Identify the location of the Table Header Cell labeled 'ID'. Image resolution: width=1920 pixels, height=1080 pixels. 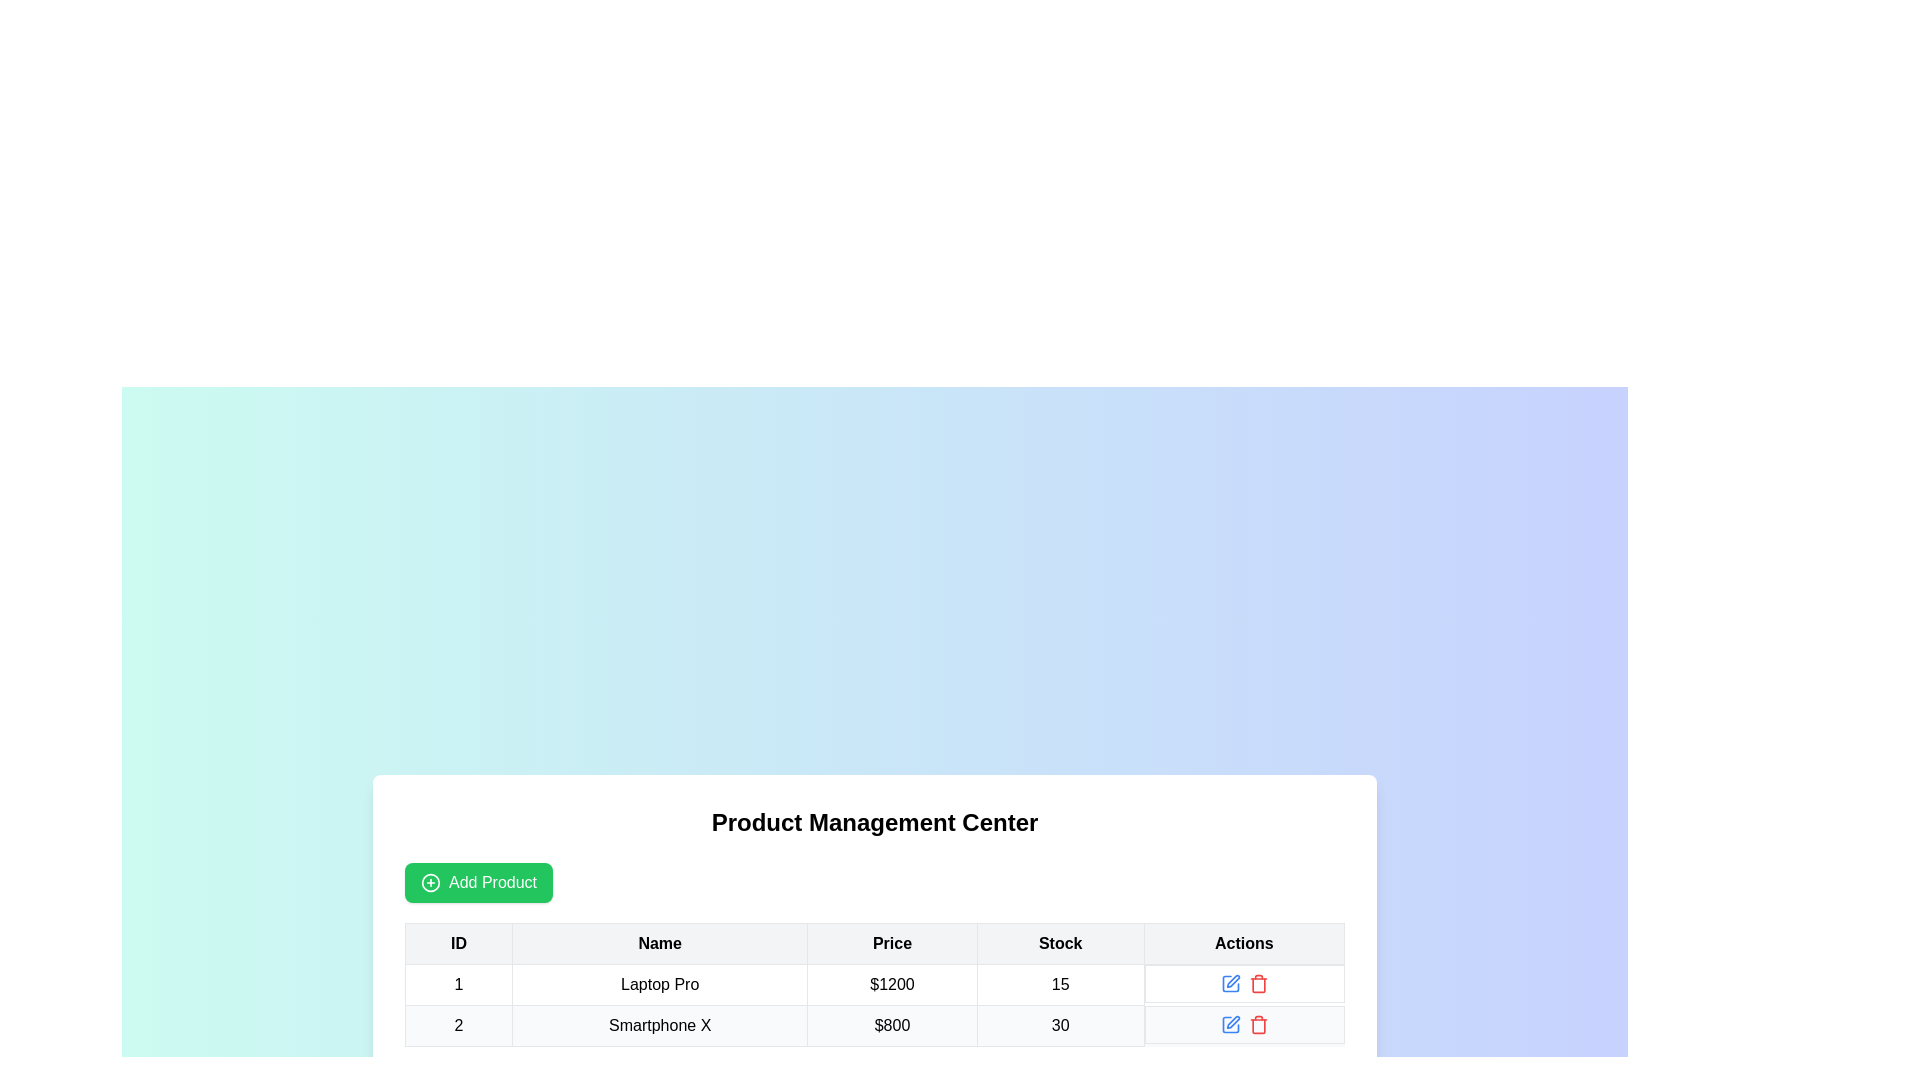
(458, 944).